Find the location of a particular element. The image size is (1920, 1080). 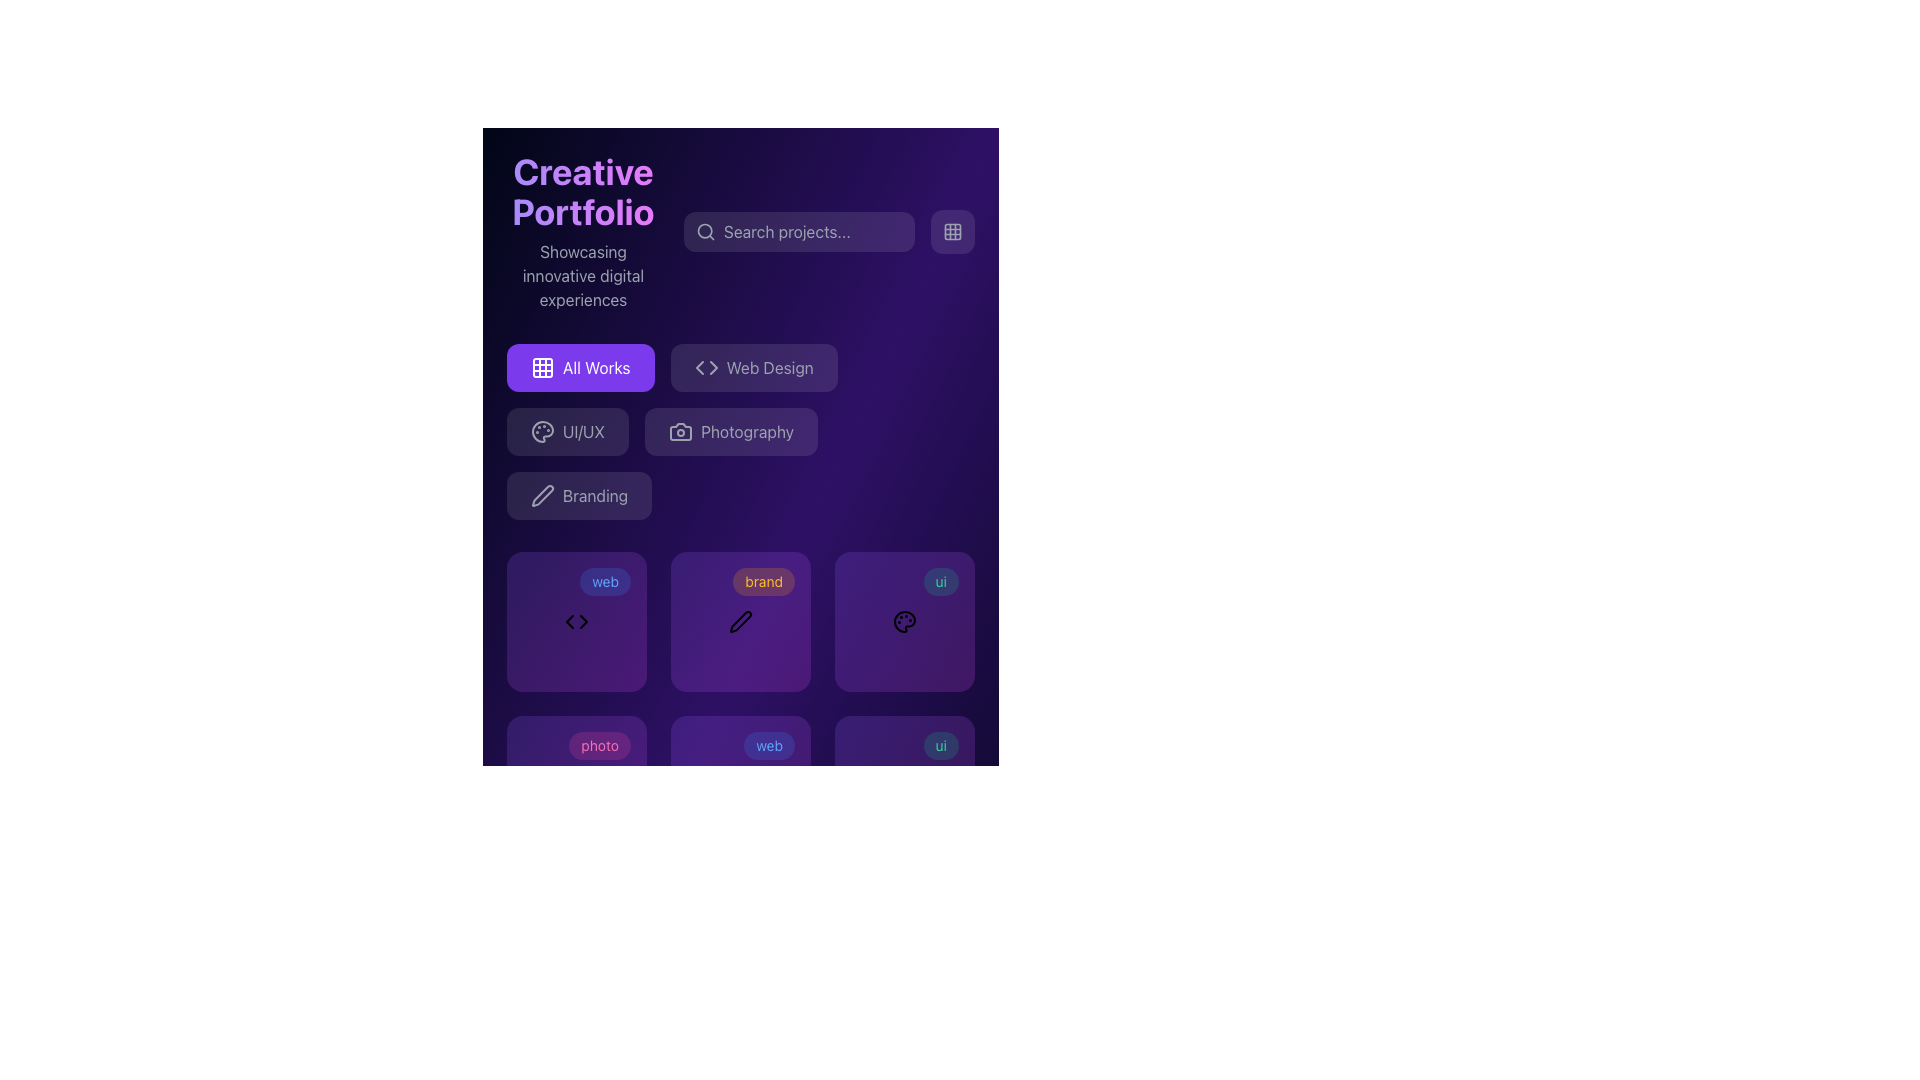

the rounded text input field with placeholder text 'Search projects...' is located at coordinates (798, 230).